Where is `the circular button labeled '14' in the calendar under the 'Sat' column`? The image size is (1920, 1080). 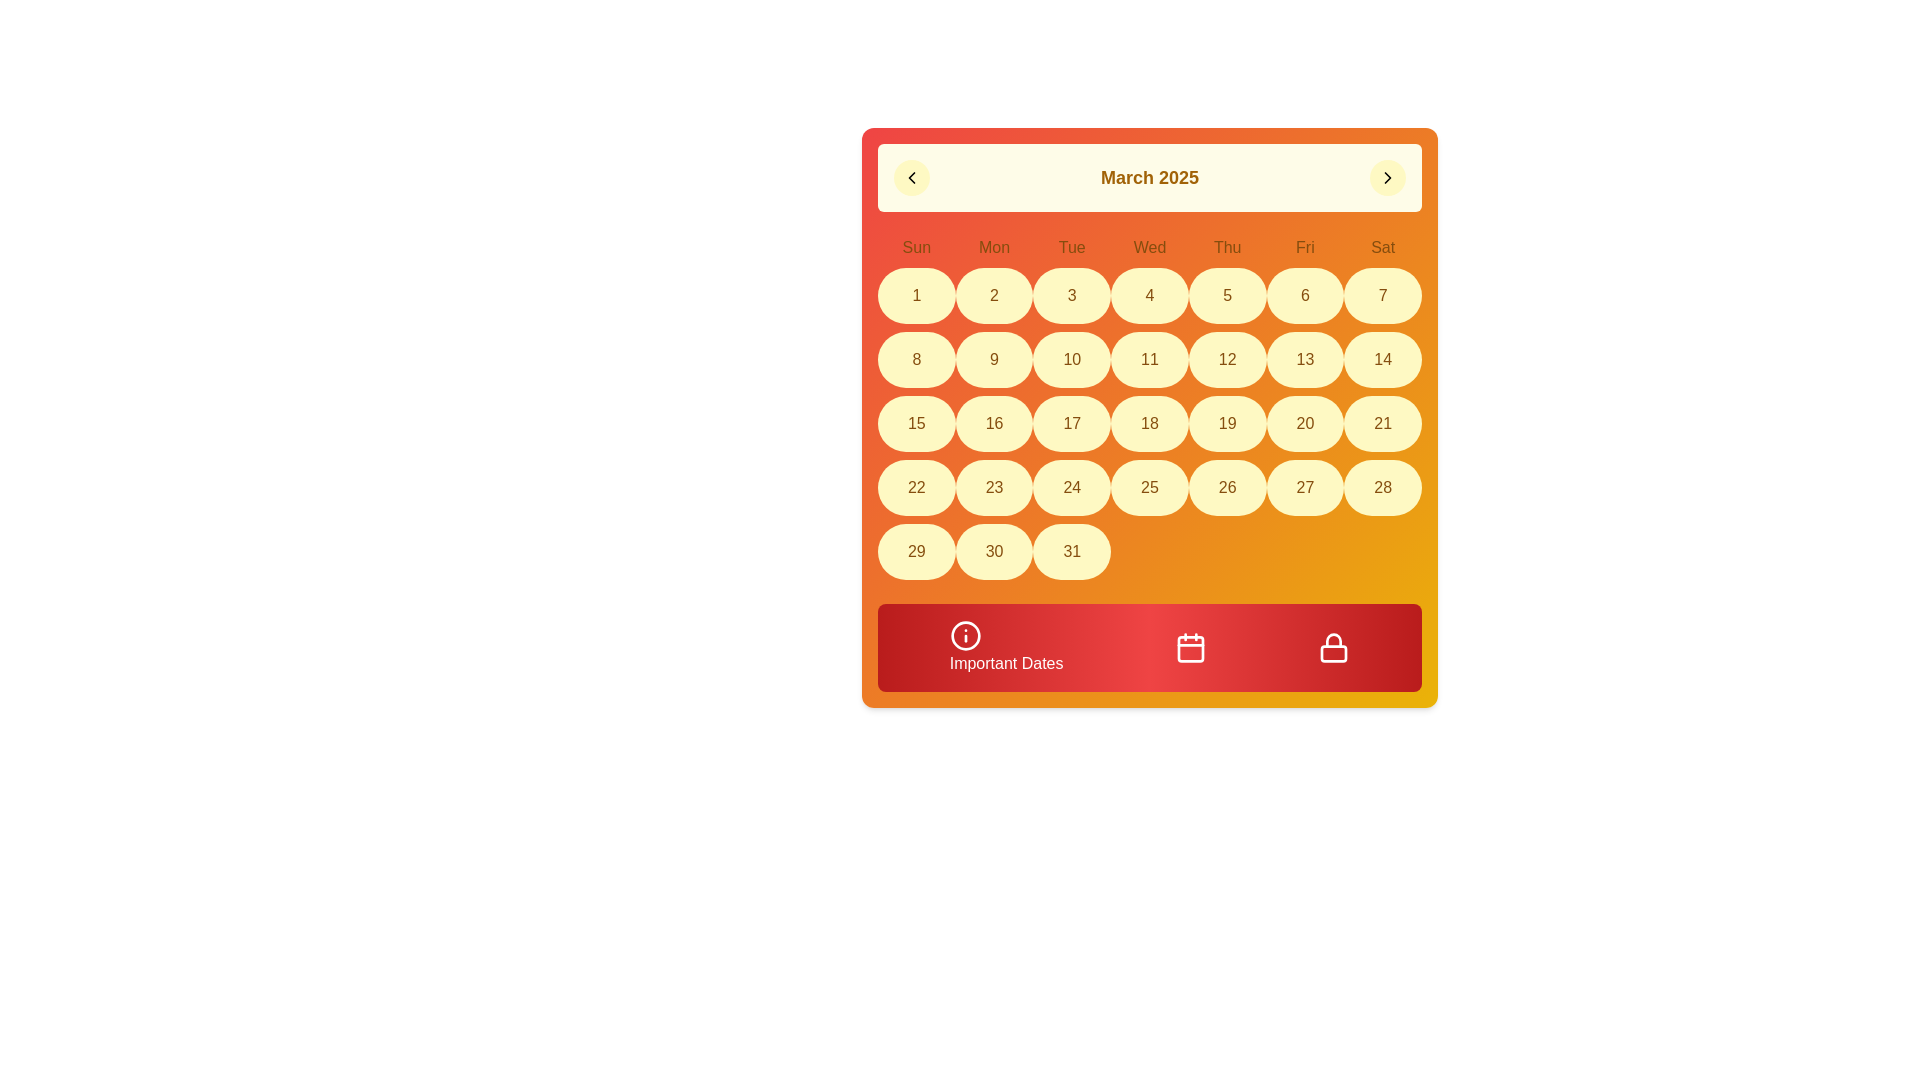 the circular button labeled '14' in the calendar under the 'Sat' column is located at coordinates (1382, 358).